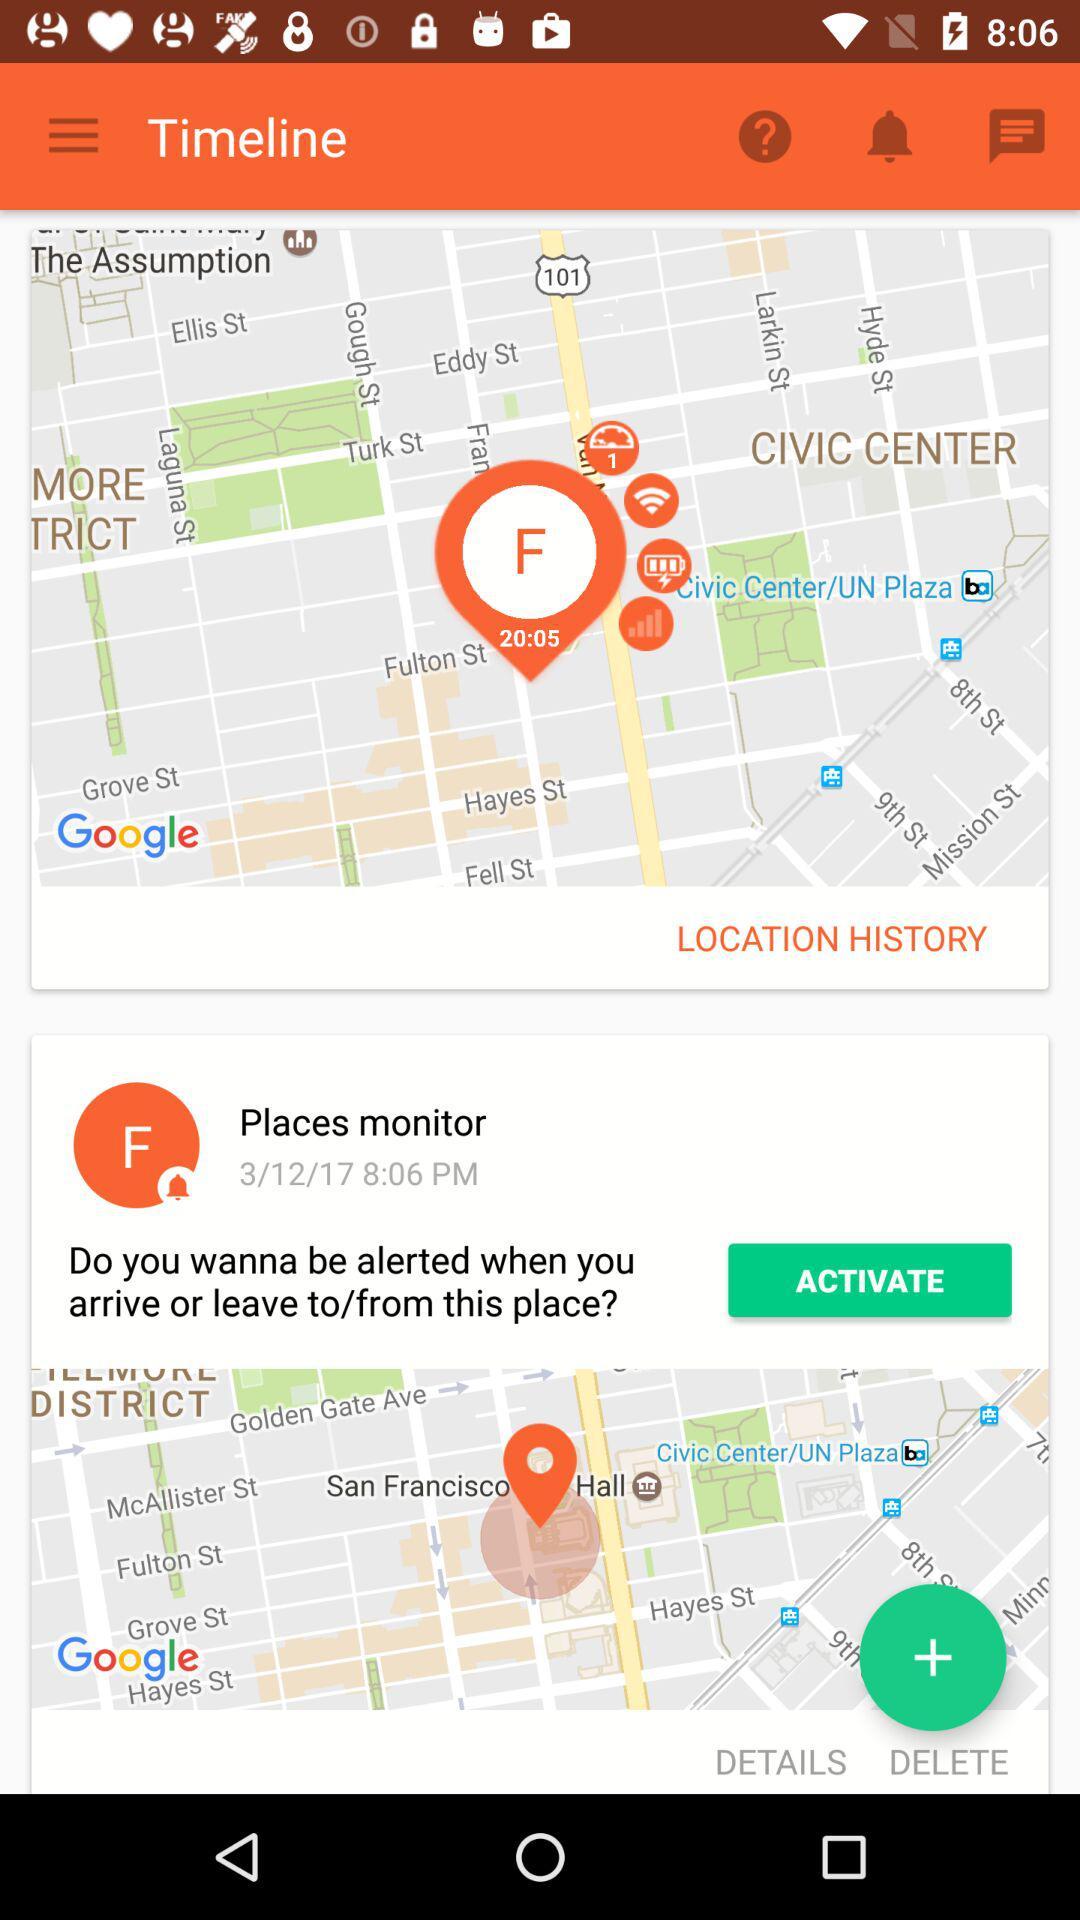  I want to click on the item above the f item, so click(131, 836).